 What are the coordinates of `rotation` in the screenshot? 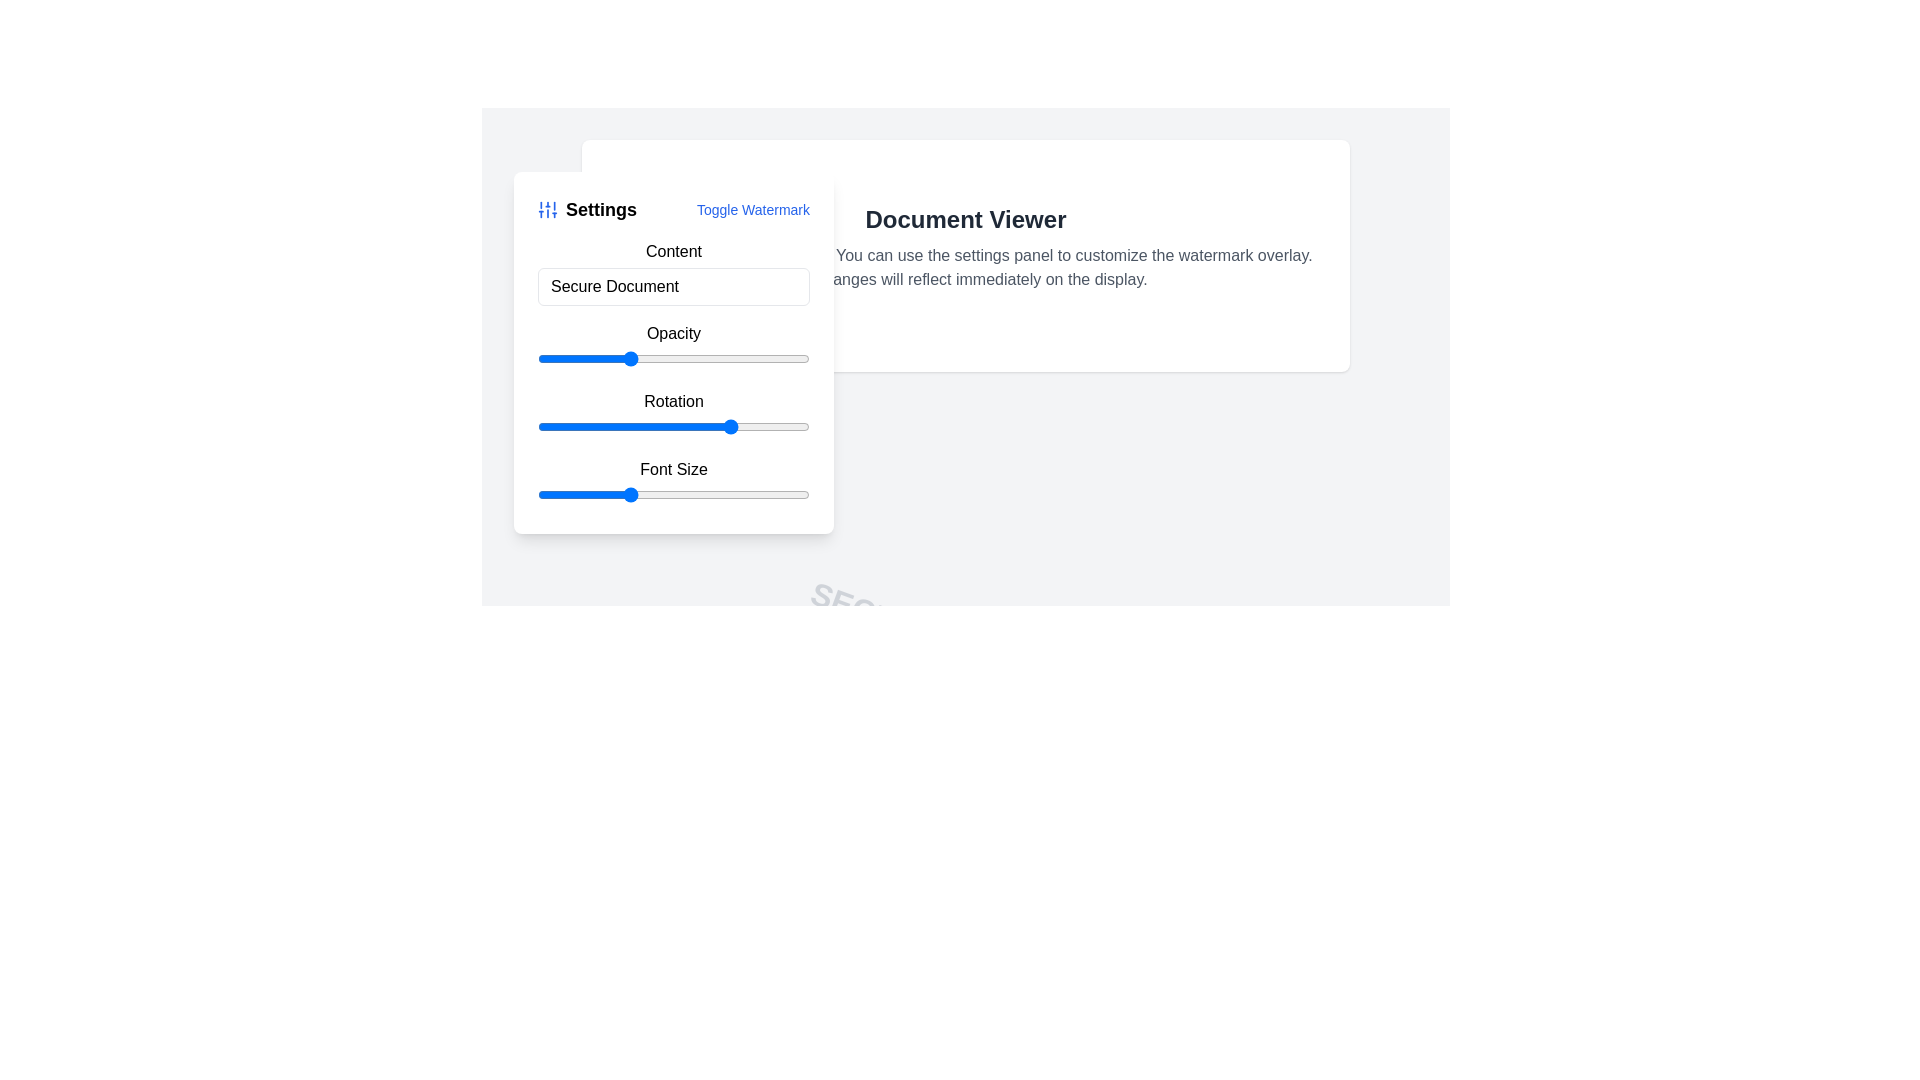 It's located at (680, 426).